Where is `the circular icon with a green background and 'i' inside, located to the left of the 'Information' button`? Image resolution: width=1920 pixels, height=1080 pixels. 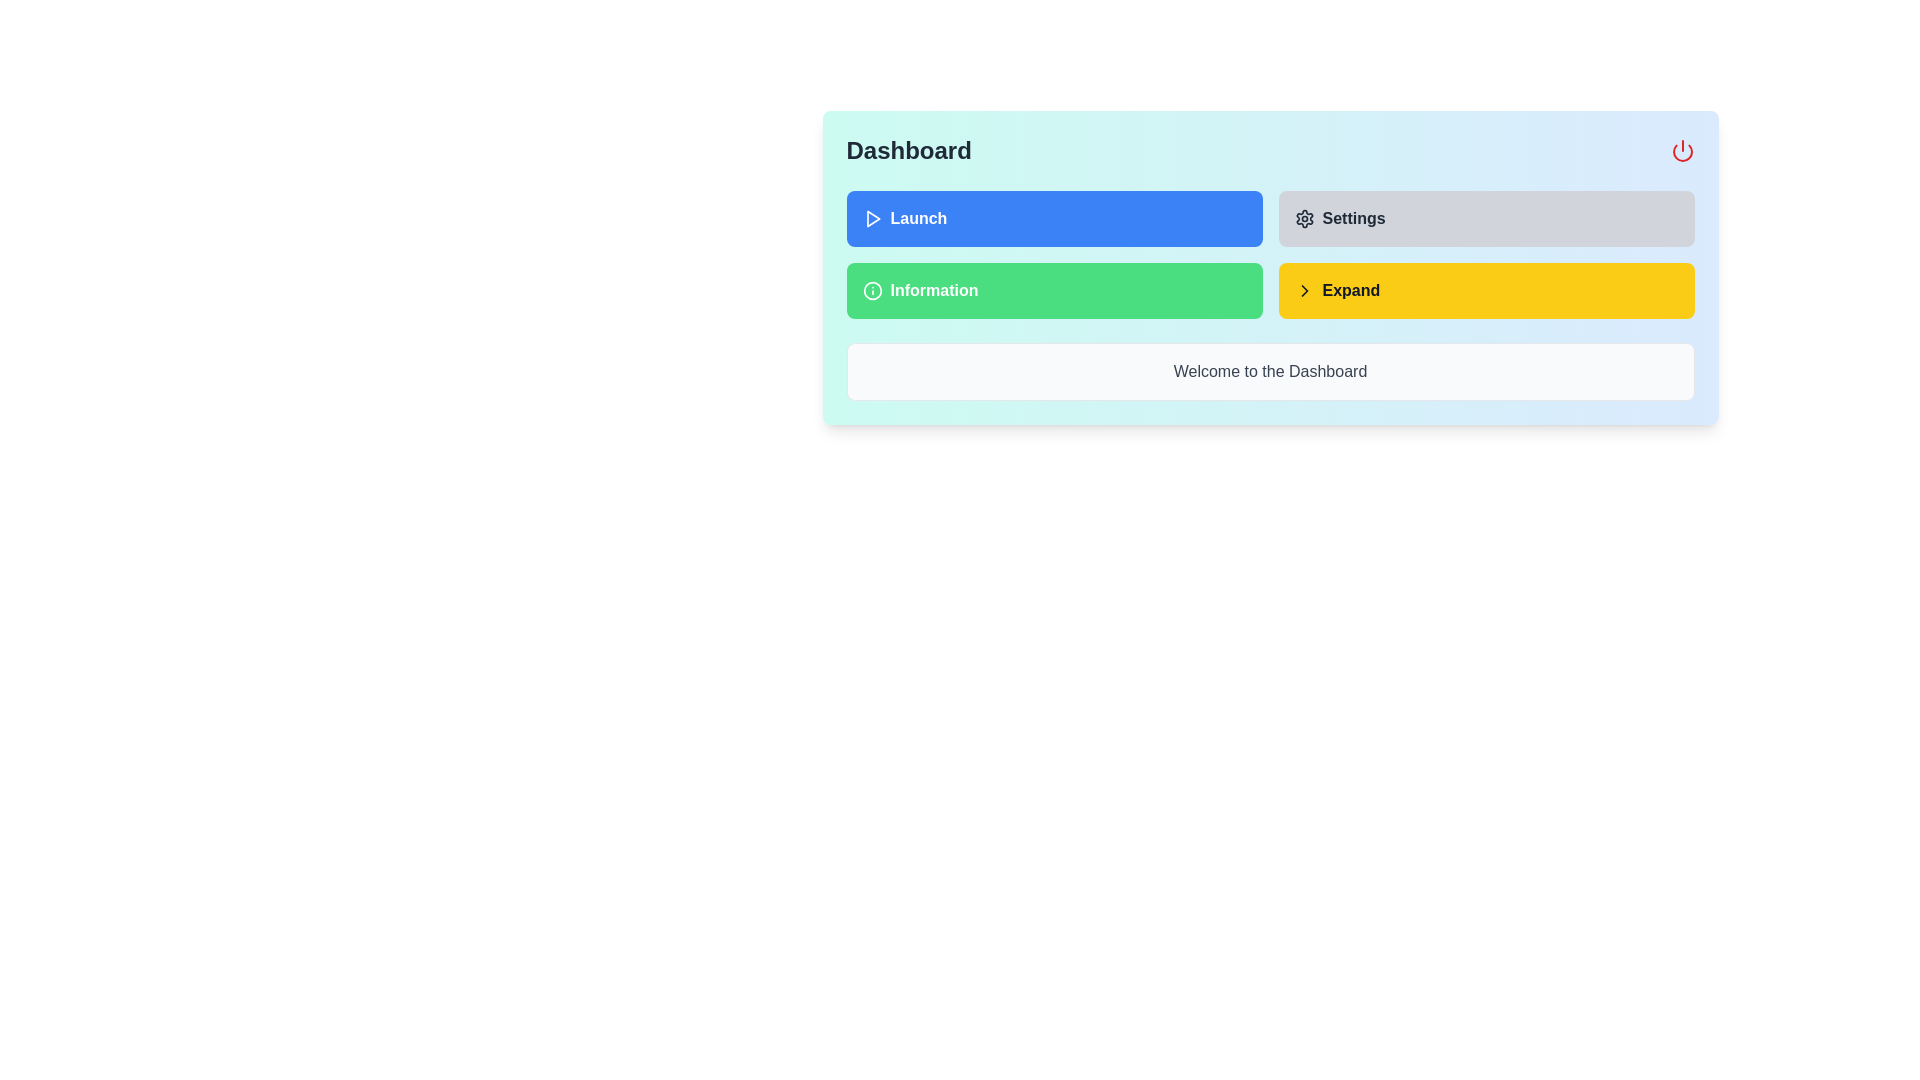 the circular icon with a green background and 'i' inside, located to the left of the 'Information' button is located at coordinates (872, 290).